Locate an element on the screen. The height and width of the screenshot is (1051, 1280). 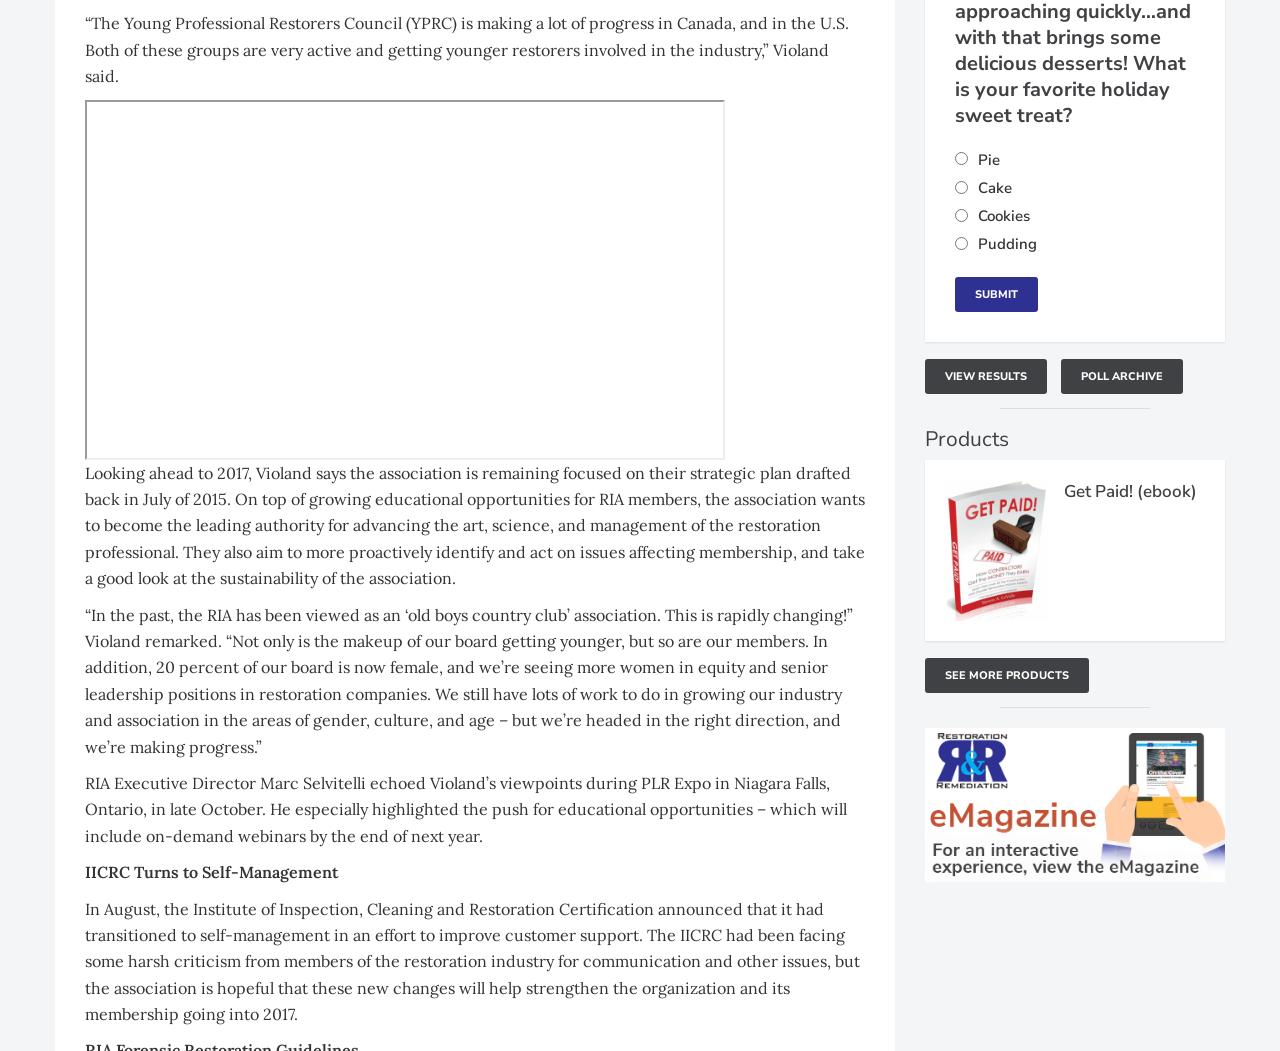
'IICRC Turns to Self-Management' is located at coordinates (211, 871).